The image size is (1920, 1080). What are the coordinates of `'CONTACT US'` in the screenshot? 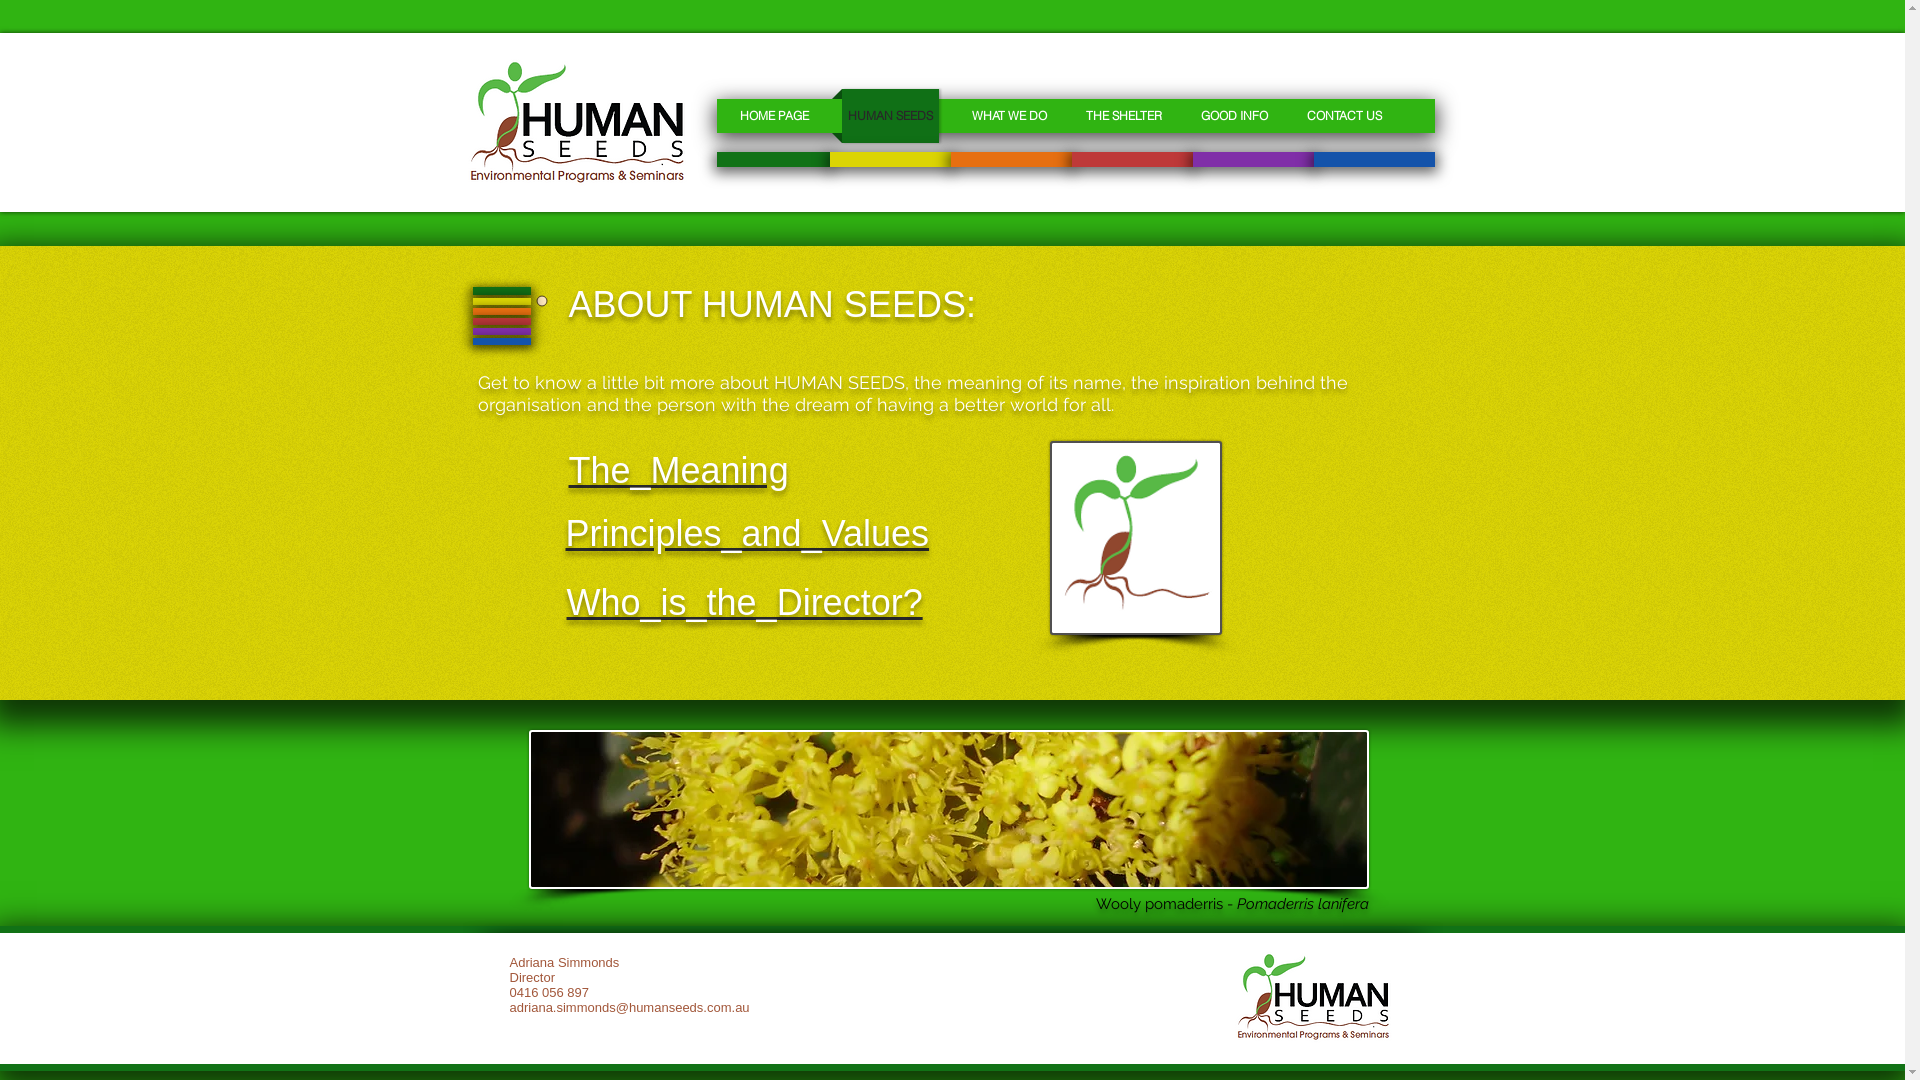 It's located at (1290, 115).